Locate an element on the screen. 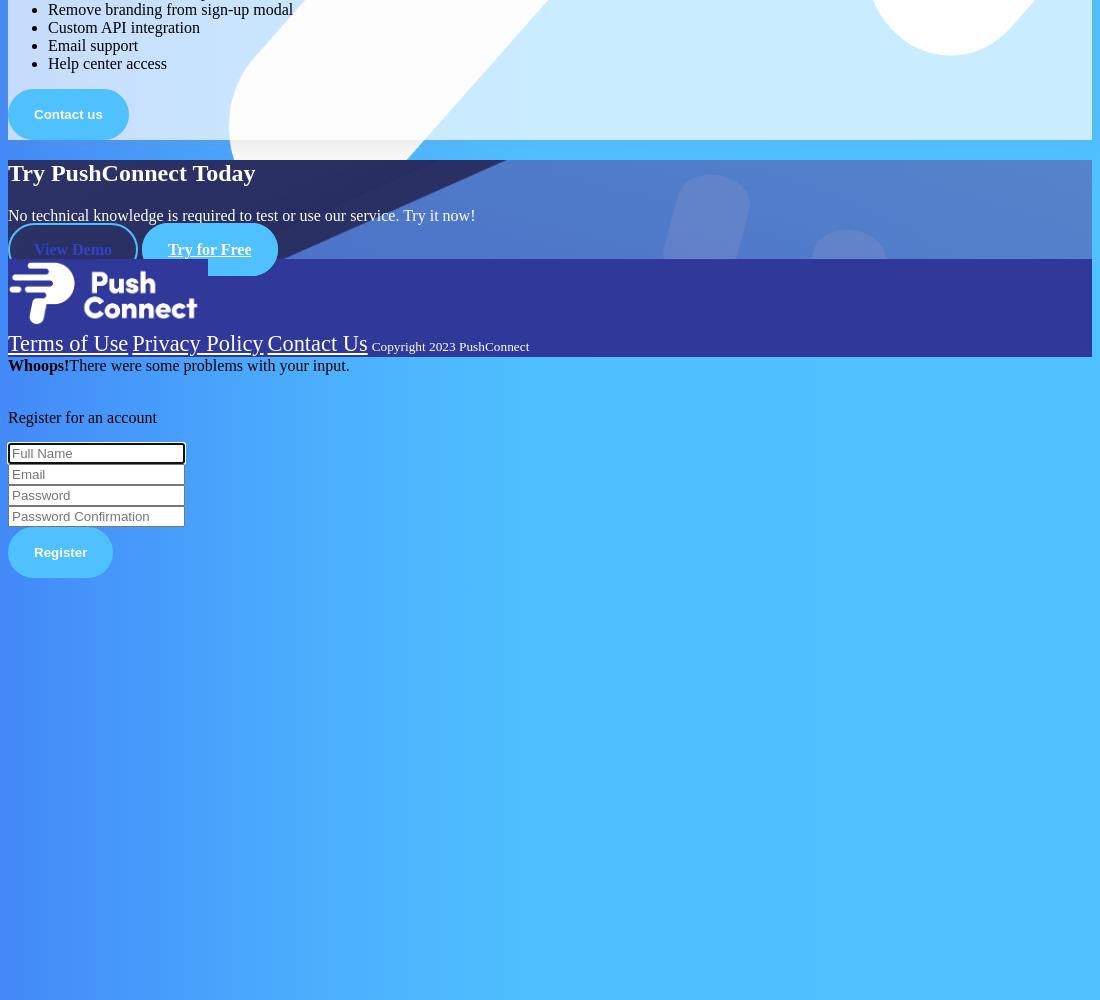  'Contact Us' is located at coordinates (316, 341).